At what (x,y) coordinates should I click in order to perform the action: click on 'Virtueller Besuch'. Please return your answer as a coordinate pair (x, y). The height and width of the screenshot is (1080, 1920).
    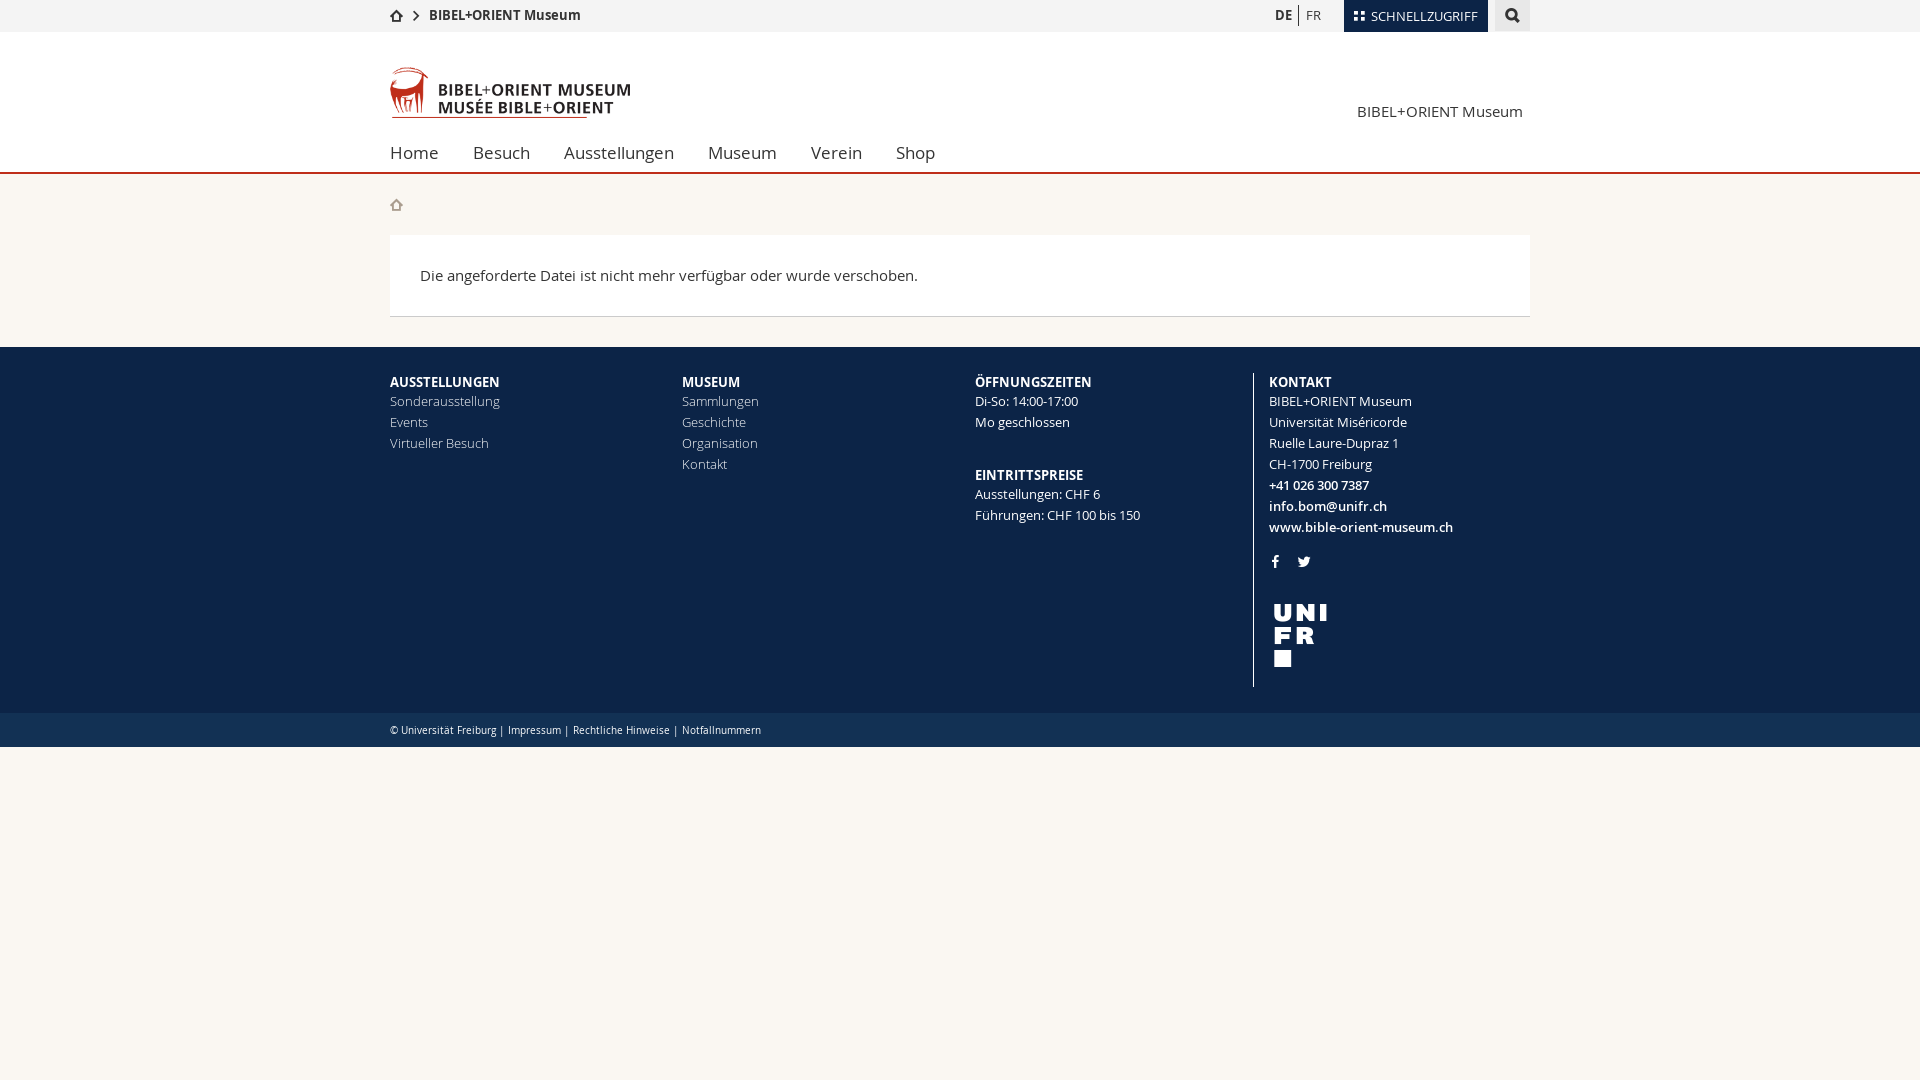
    Looking at the image, I should click on (438, 442).